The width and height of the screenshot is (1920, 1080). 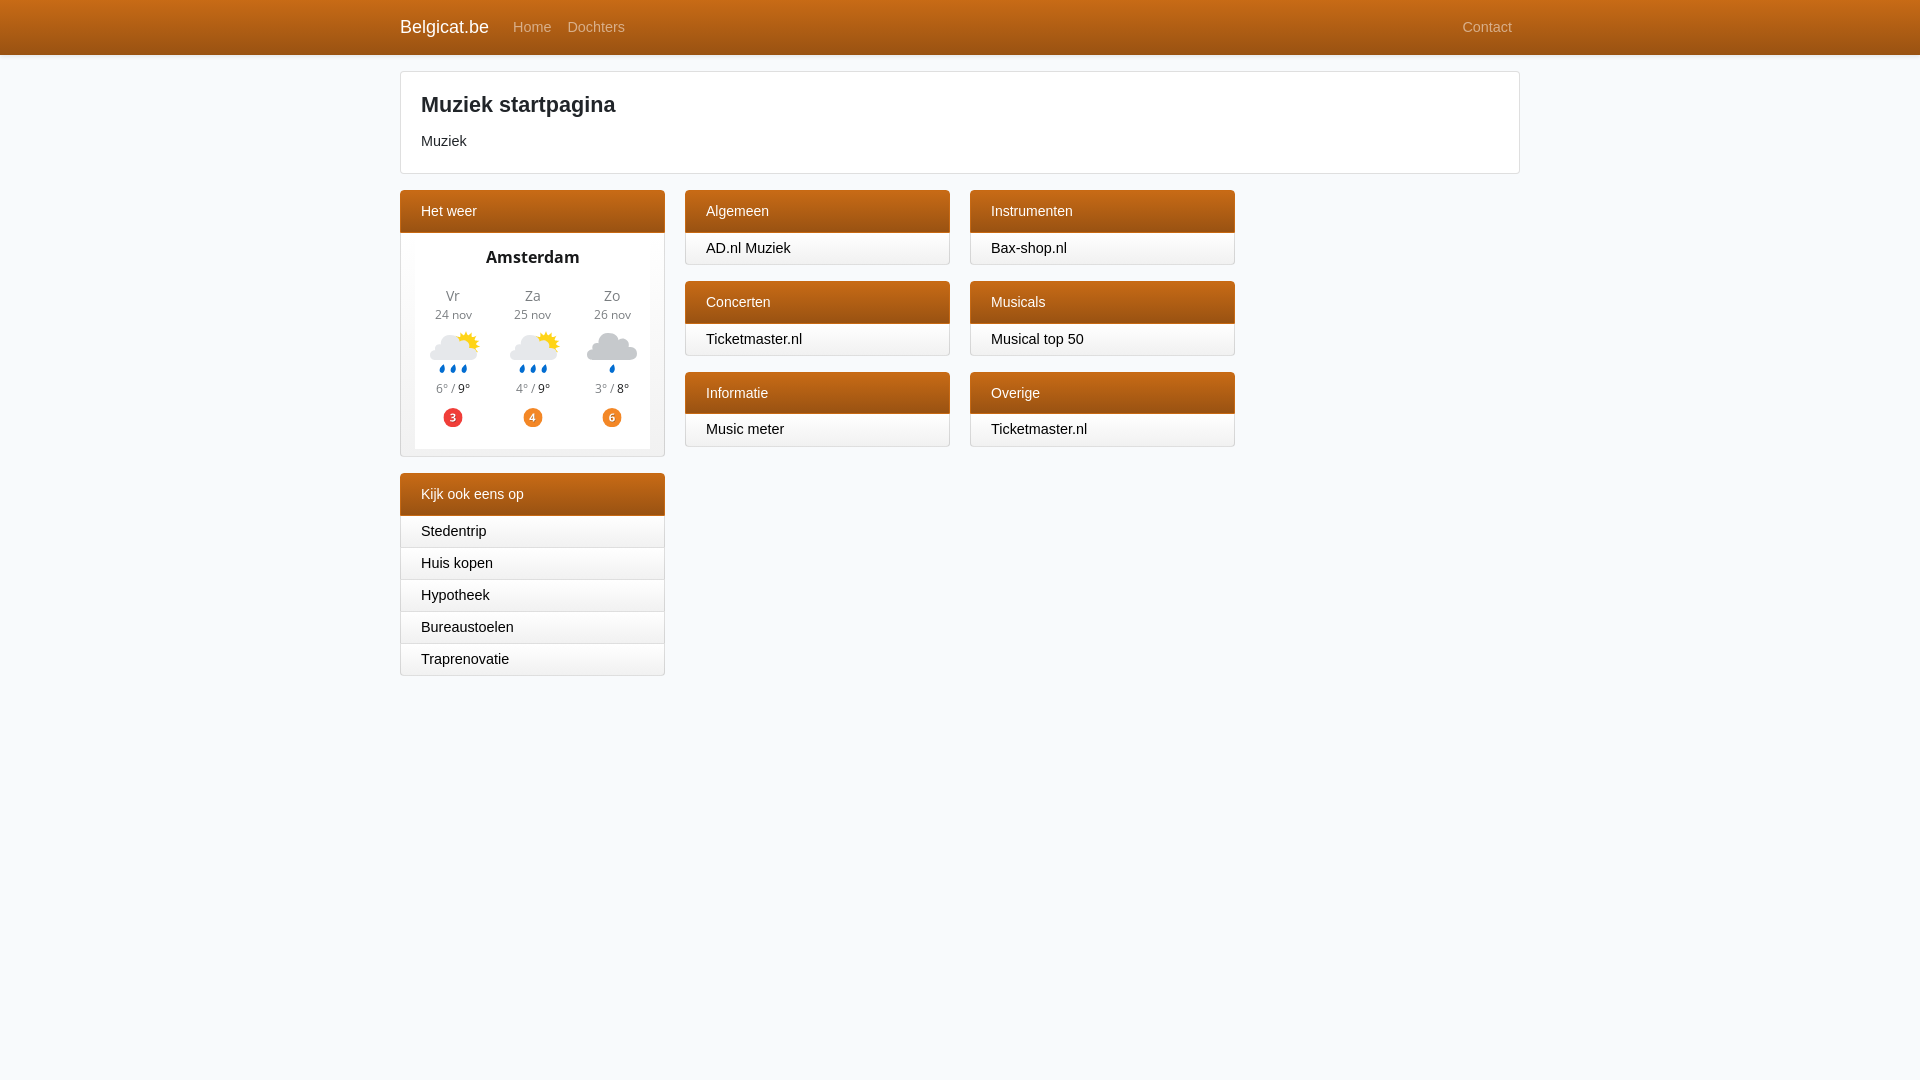 I want to click on 'Music meter', so click(x=705, y=427).